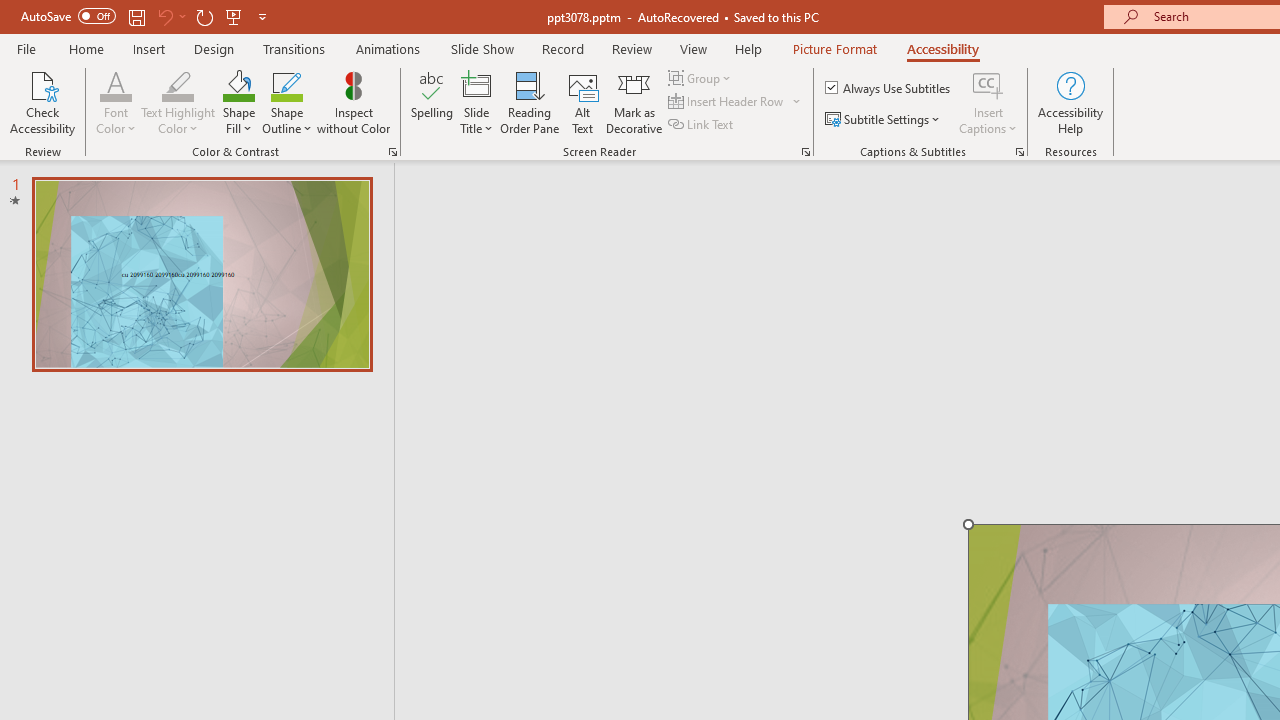 This screenshot has height=720, width=1280. I want to click on 'Mark as Decorative', so click(633, 103).